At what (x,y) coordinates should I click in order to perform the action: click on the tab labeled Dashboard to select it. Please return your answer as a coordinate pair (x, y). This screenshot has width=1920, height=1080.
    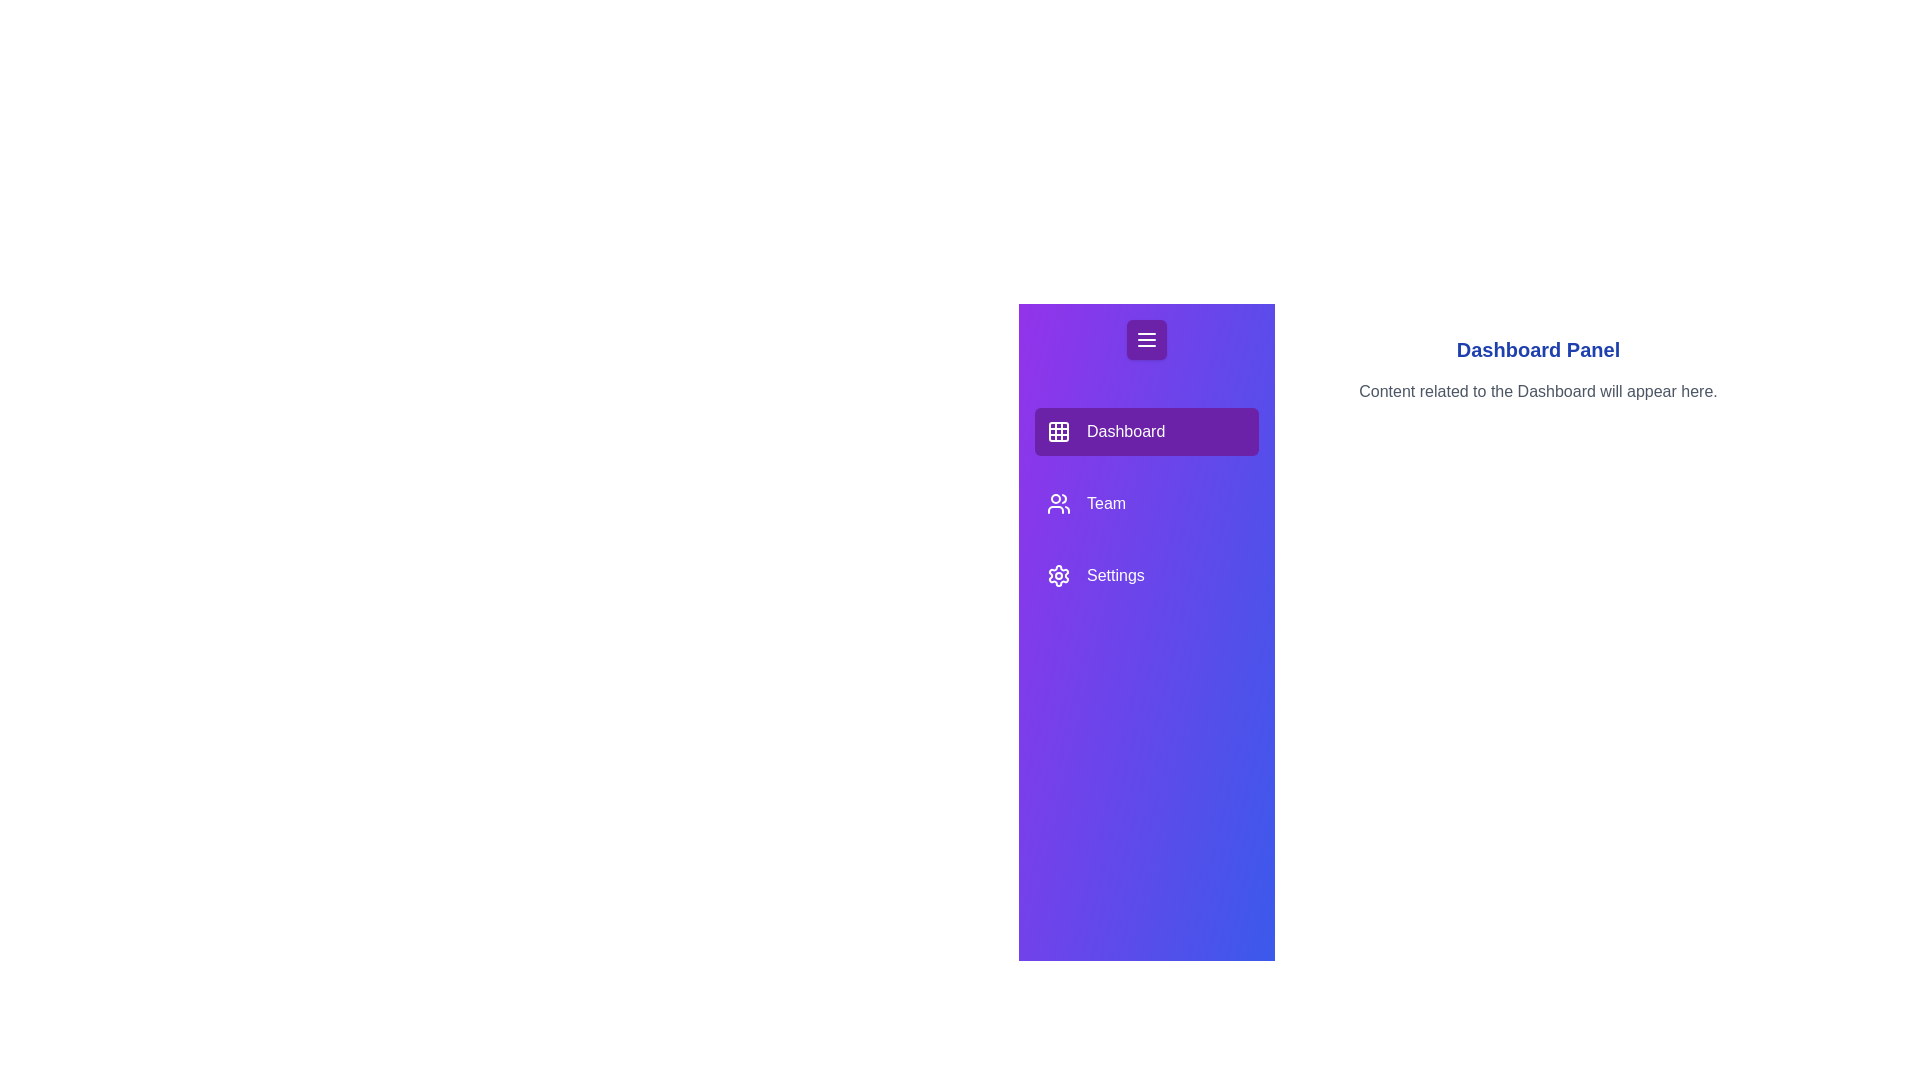
    Looking at the image, I should click on (1147, 431).